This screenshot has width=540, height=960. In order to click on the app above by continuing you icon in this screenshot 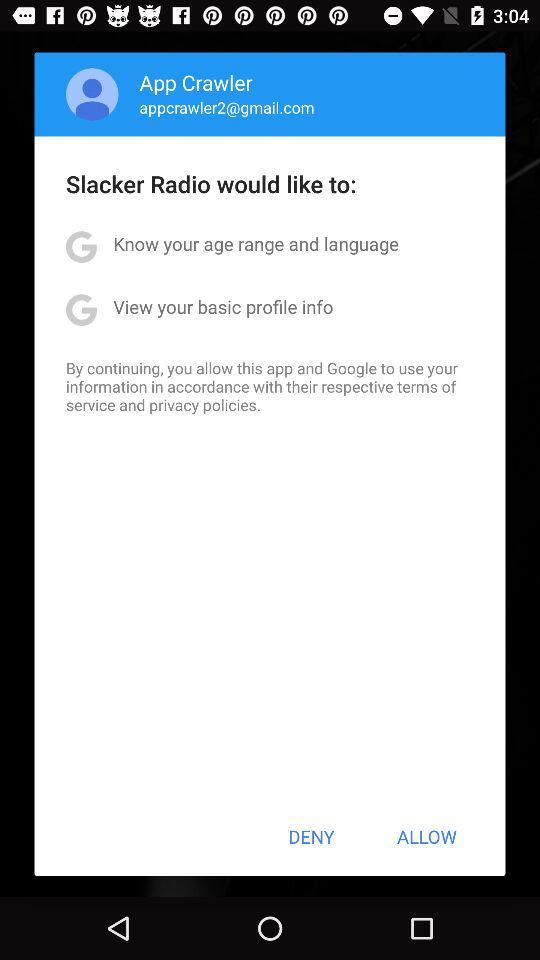, I will do `click(222, 306)`.